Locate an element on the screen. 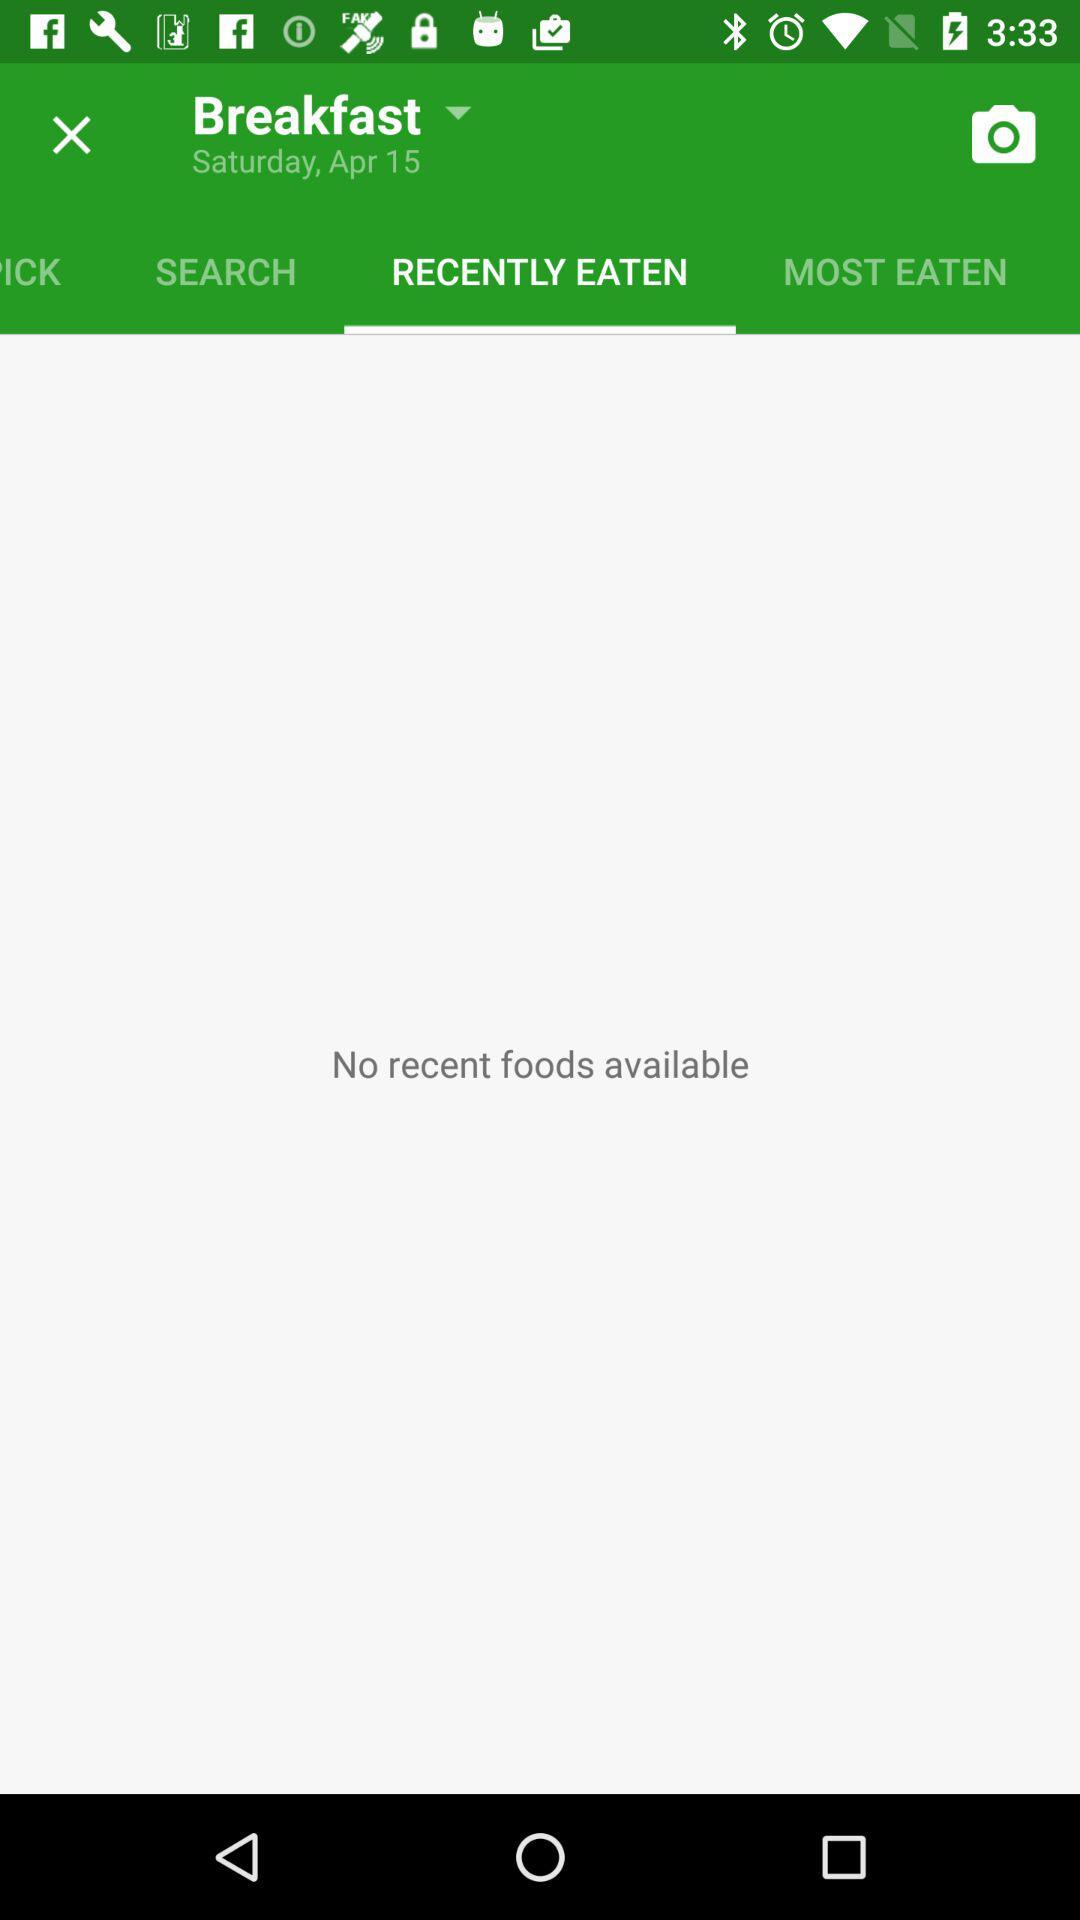  item above the search item is located at coordinates (316, 104).